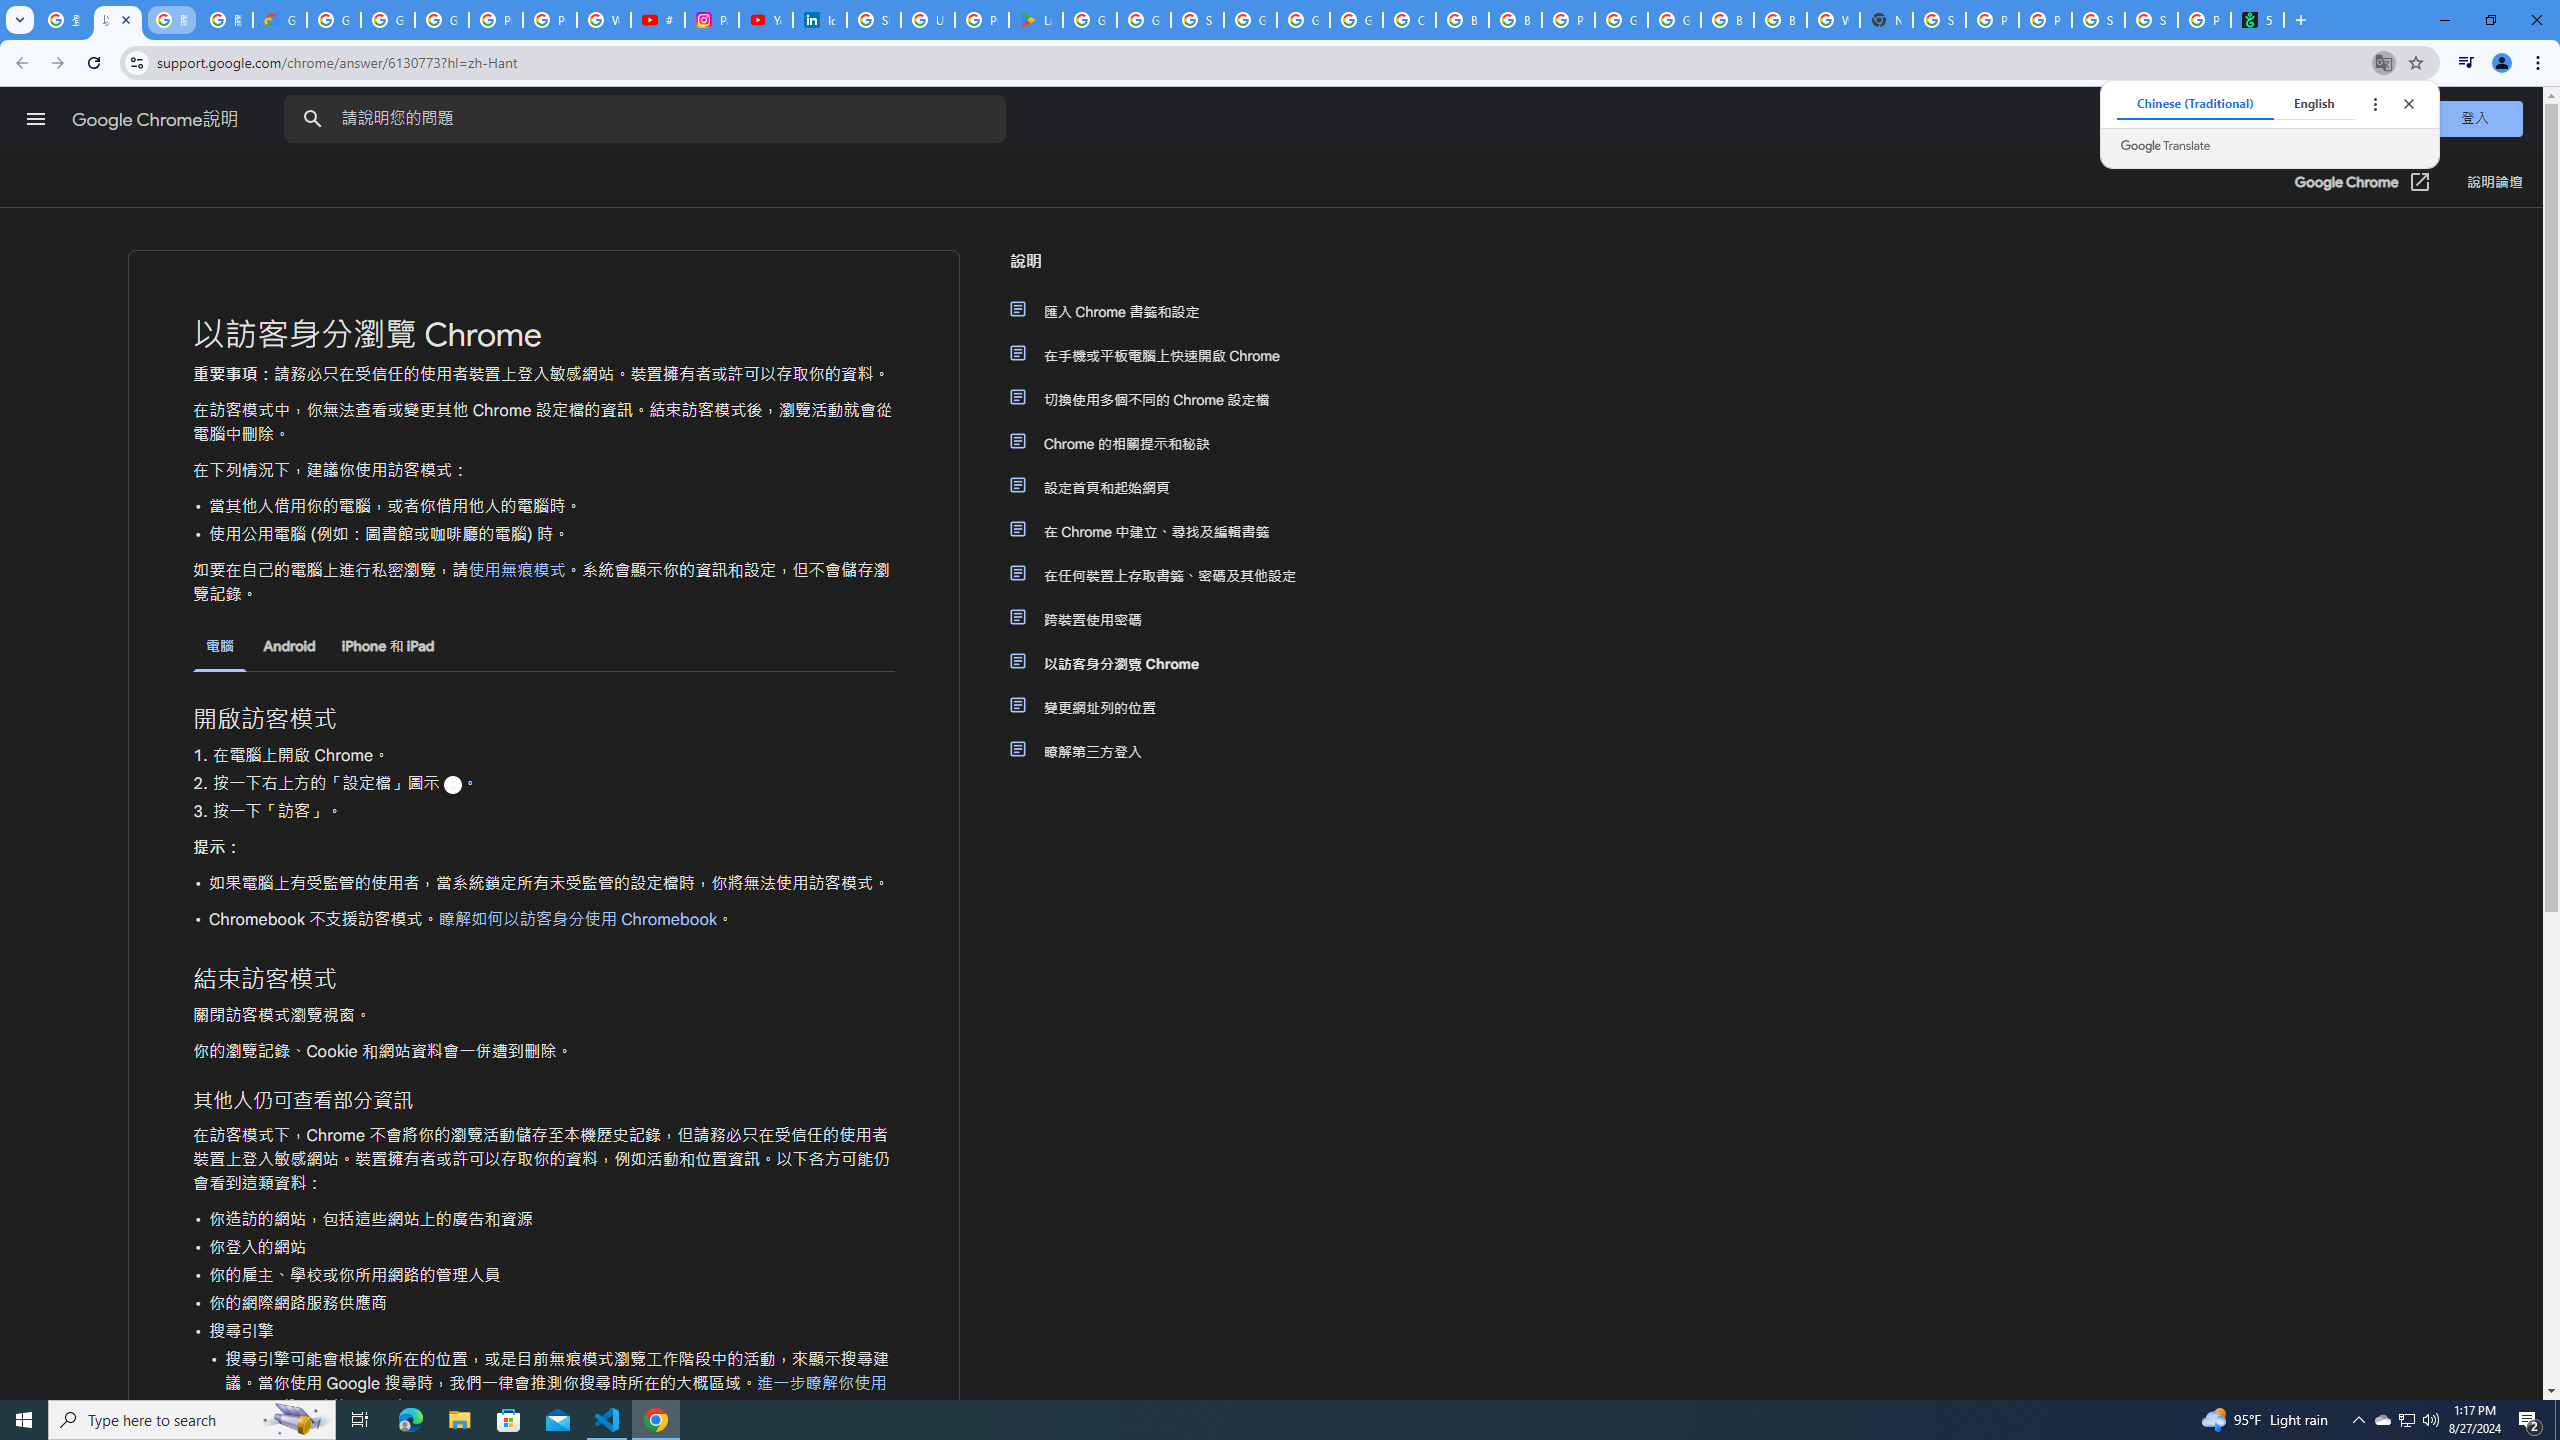 The width and height of the screenshot is (2560, 1440). What do you see at coordinates (1198, 19) in the screenshot?
I see `'Sign in - Google Accounts'` at bounding box center [1198, 19].